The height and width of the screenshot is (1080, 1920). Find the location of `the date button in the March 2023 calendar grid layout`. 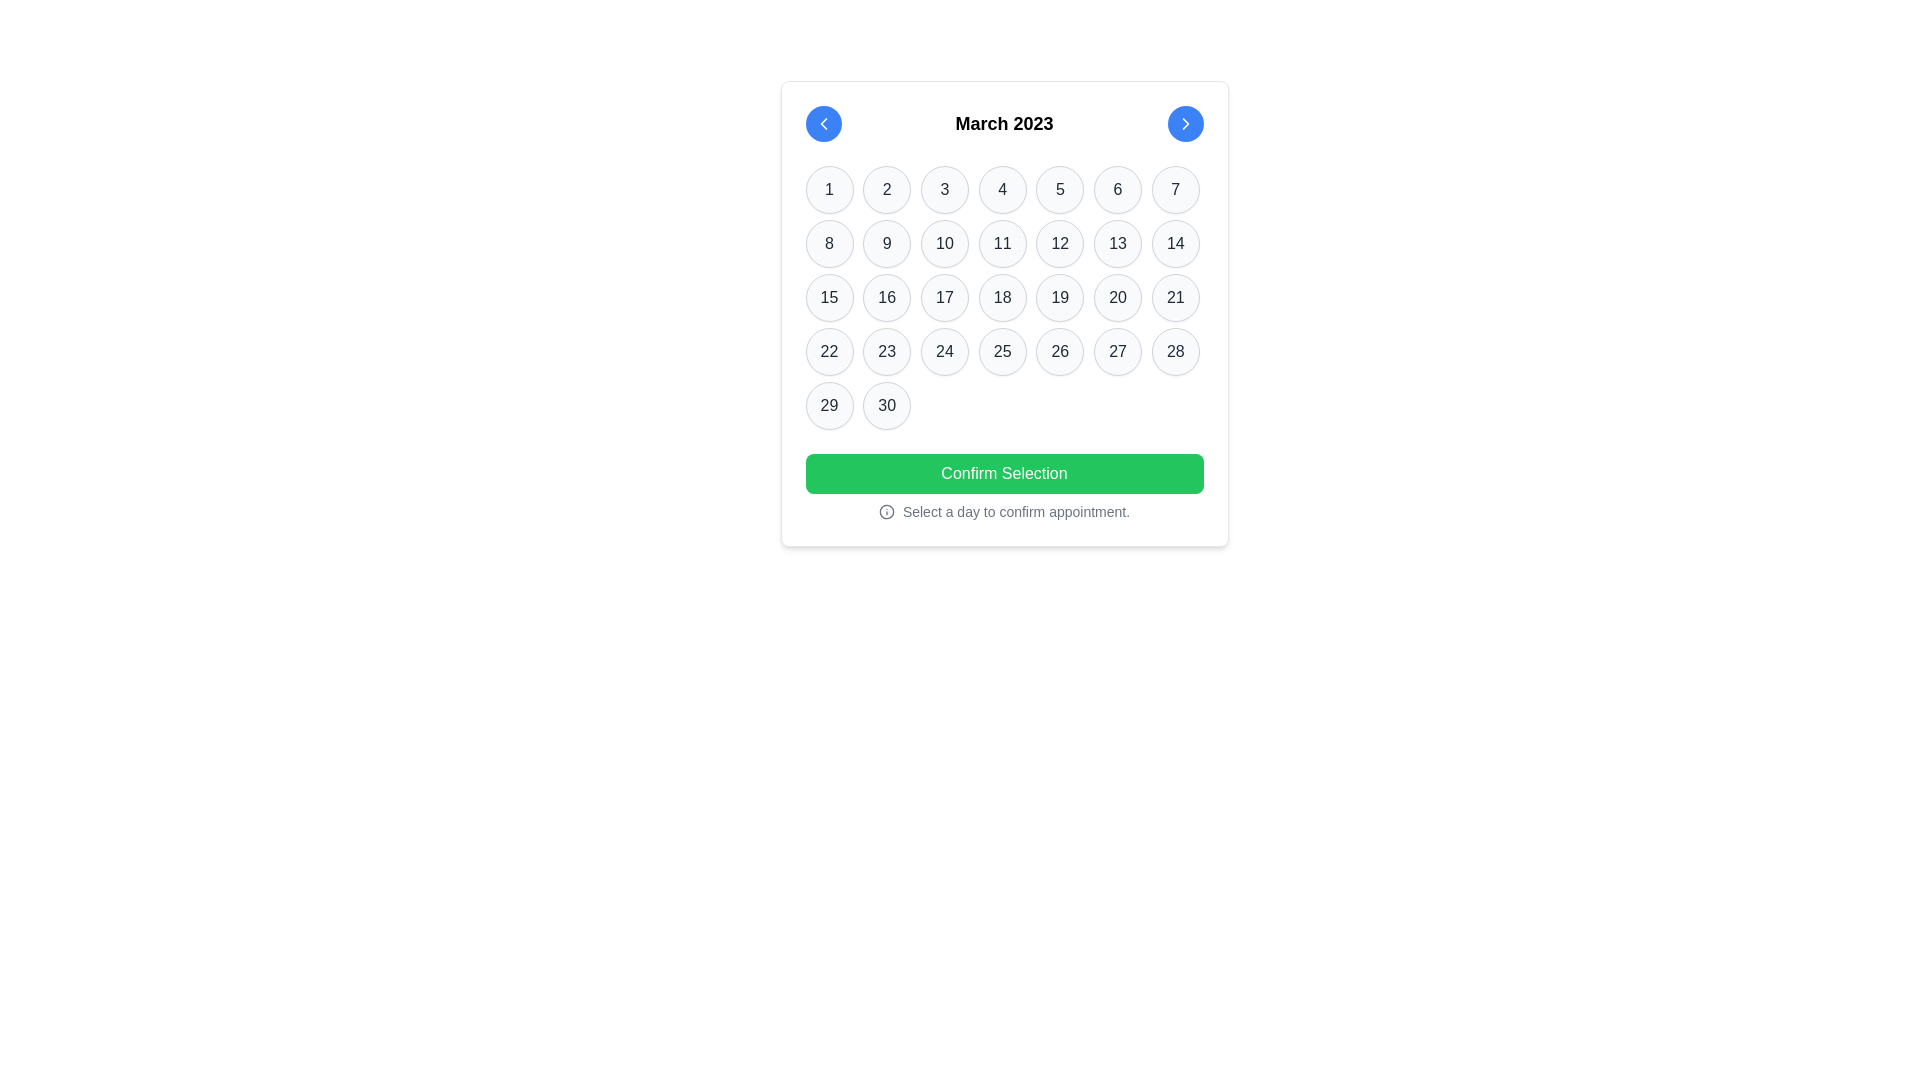

the date button in the March 2023 calendar grid layout is located at coordinates (1004, 297).